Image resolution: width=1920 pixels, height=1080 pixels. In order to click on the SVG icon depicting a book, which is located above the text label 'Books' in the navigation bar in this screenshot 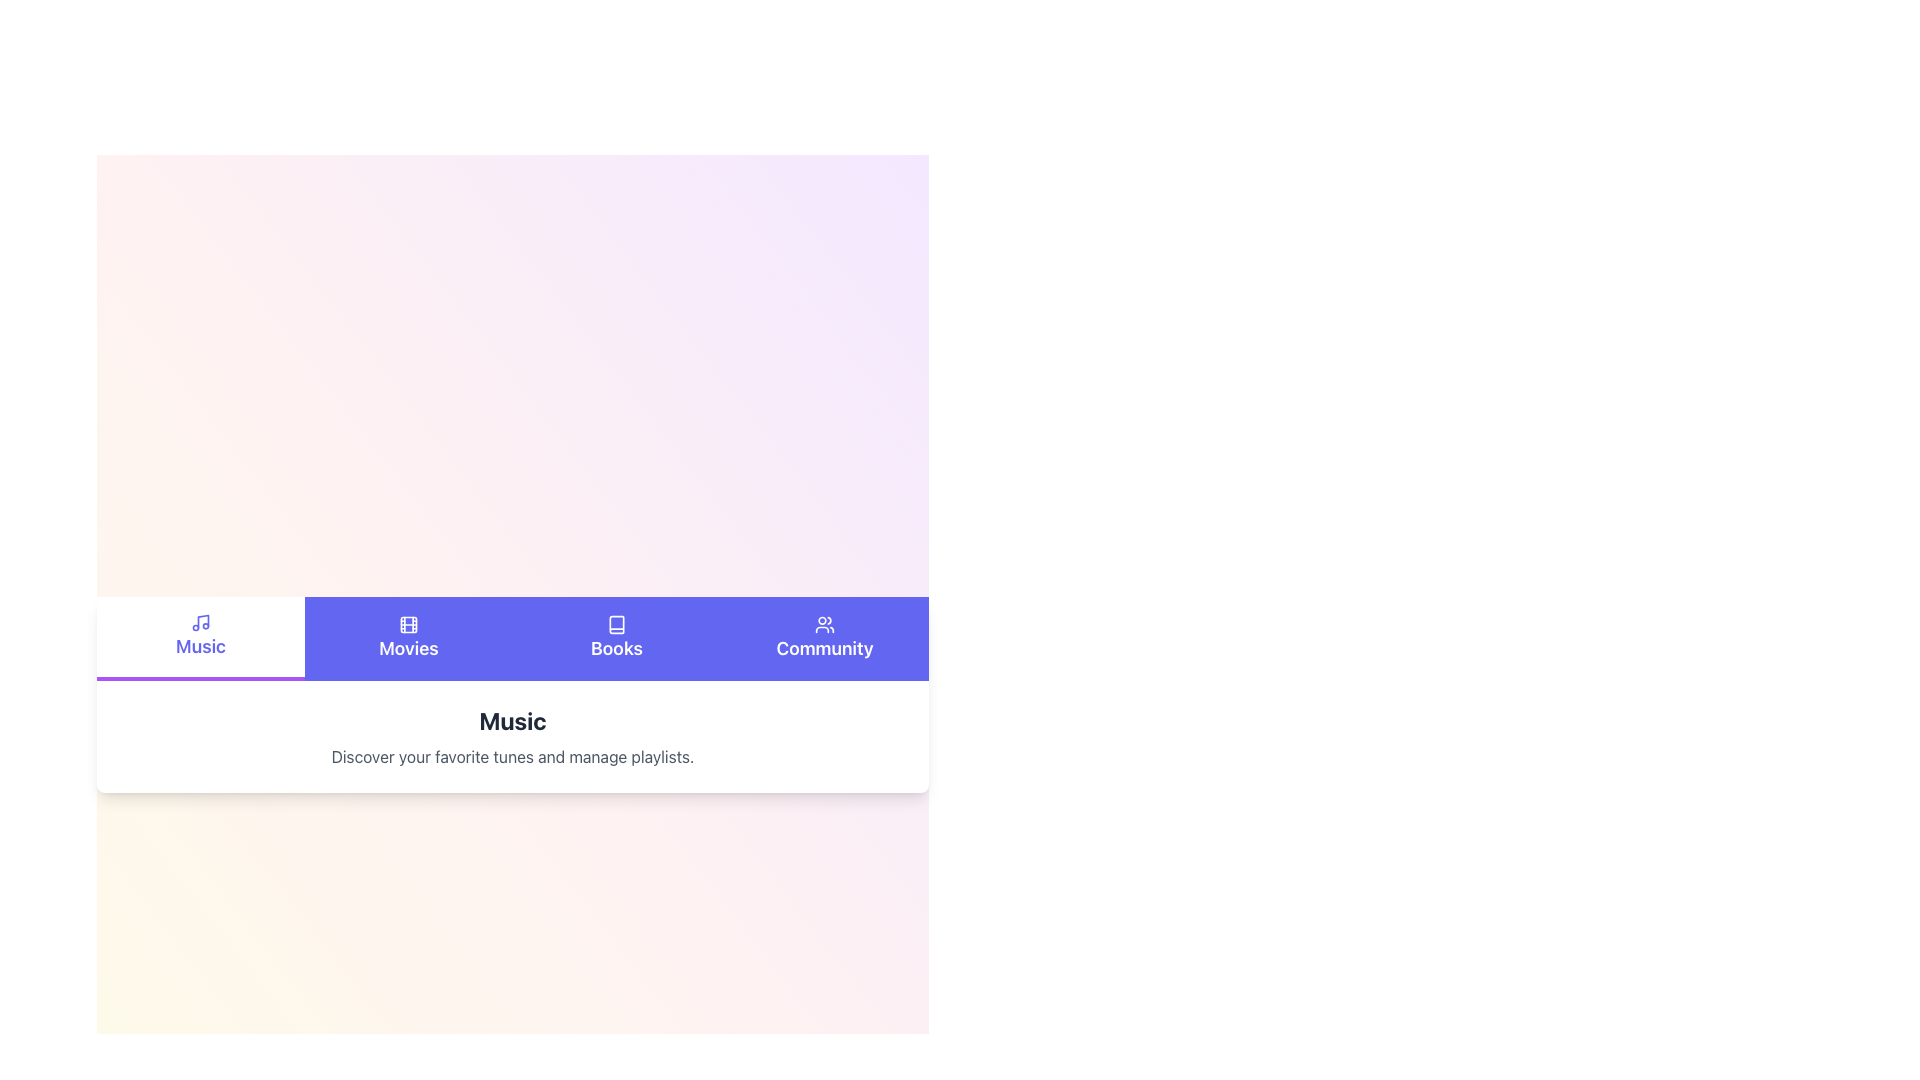, I will do `click(616, 623)`.